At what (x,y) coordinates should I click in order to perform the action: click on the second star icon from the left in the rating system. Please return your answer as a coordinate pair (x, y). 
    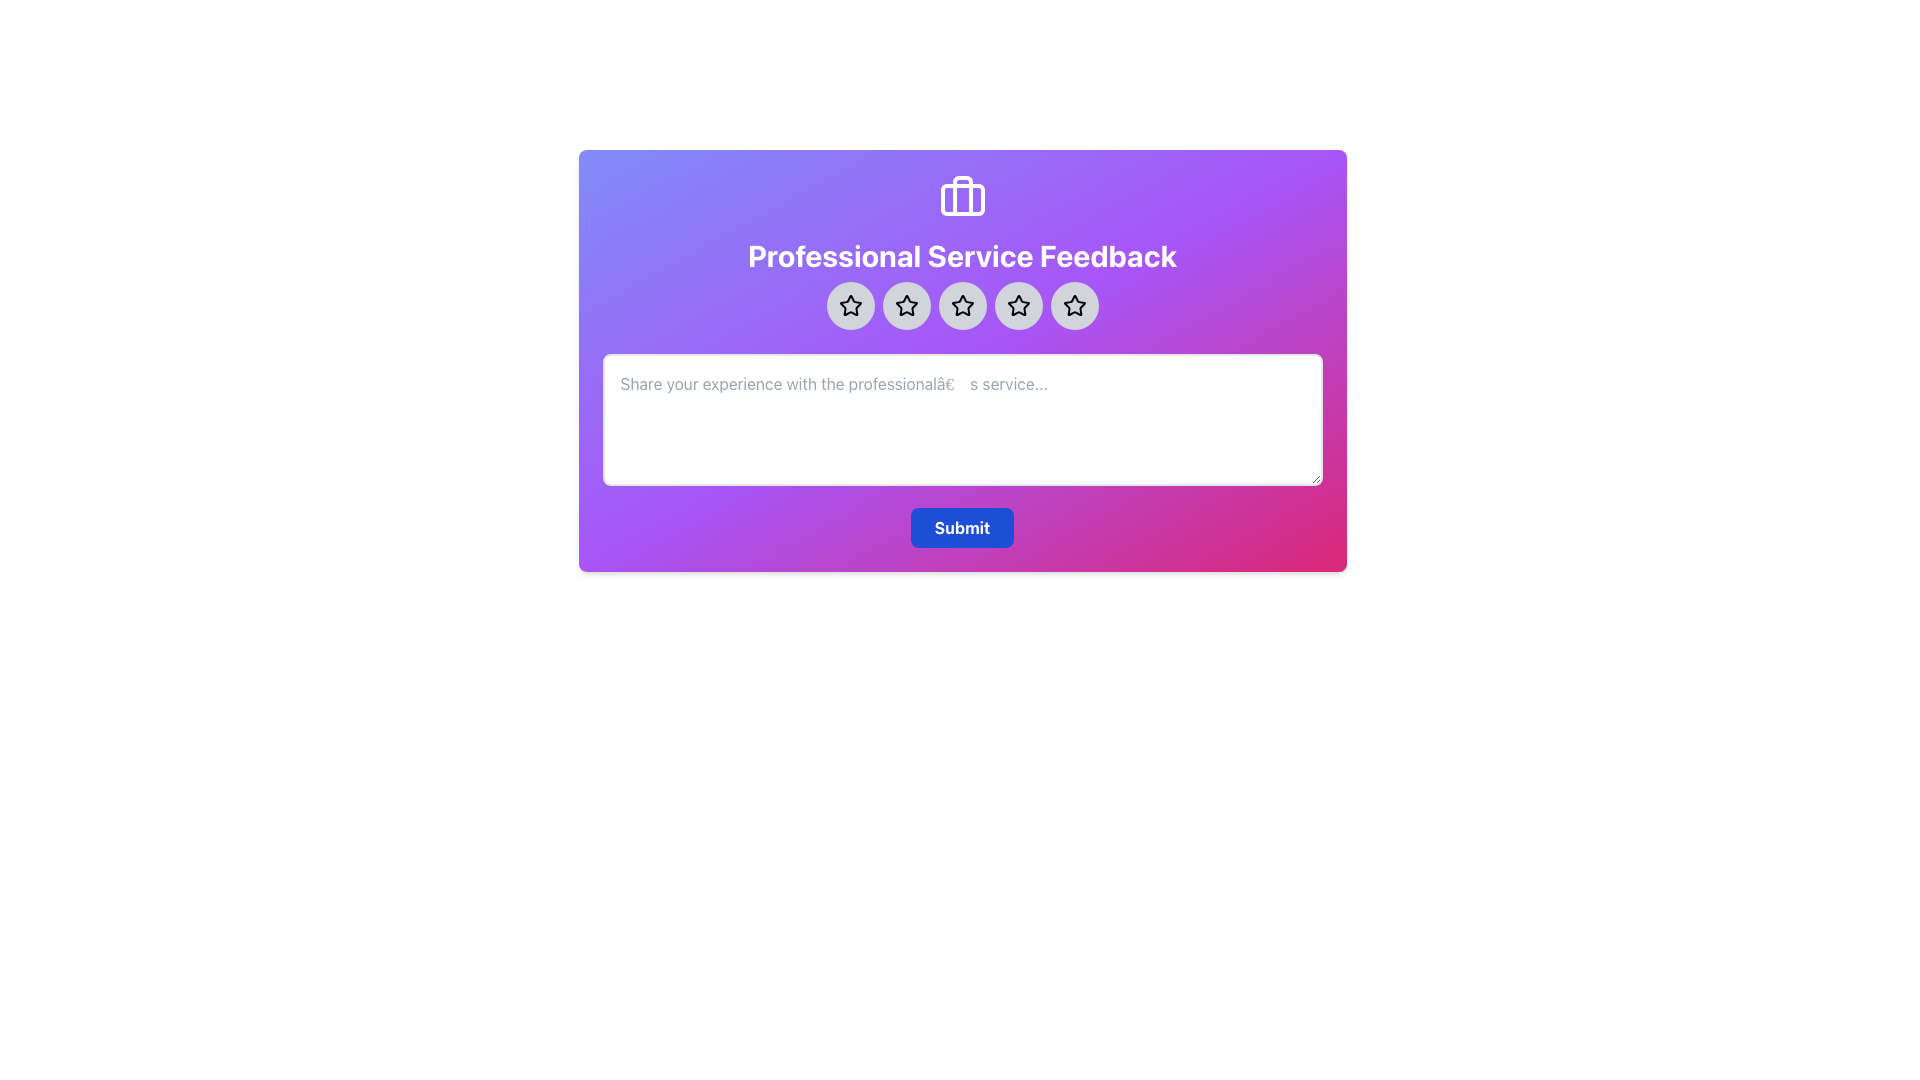
    Looking at the image, I should click on (905, 304).